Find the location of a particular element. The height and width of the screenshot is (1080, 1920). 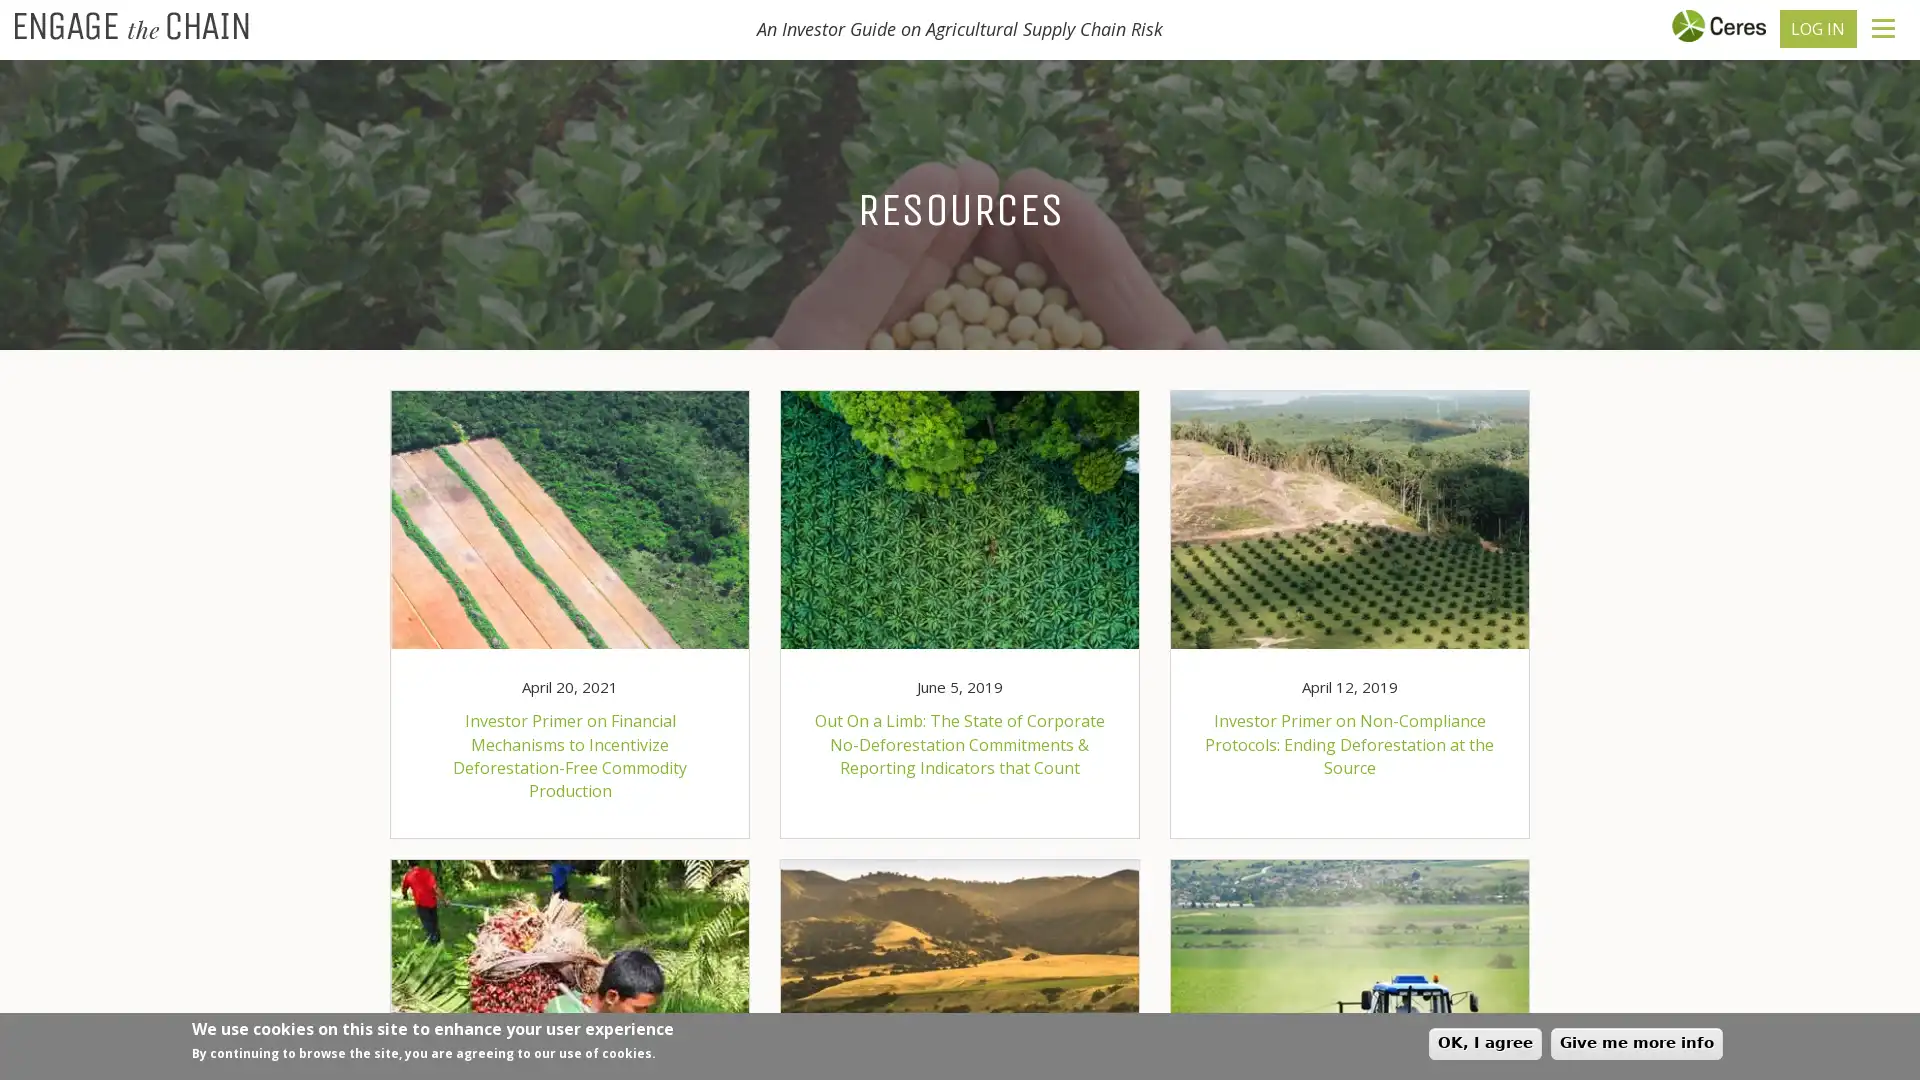

Toggle navigation is located at coordinates (1882, 28).